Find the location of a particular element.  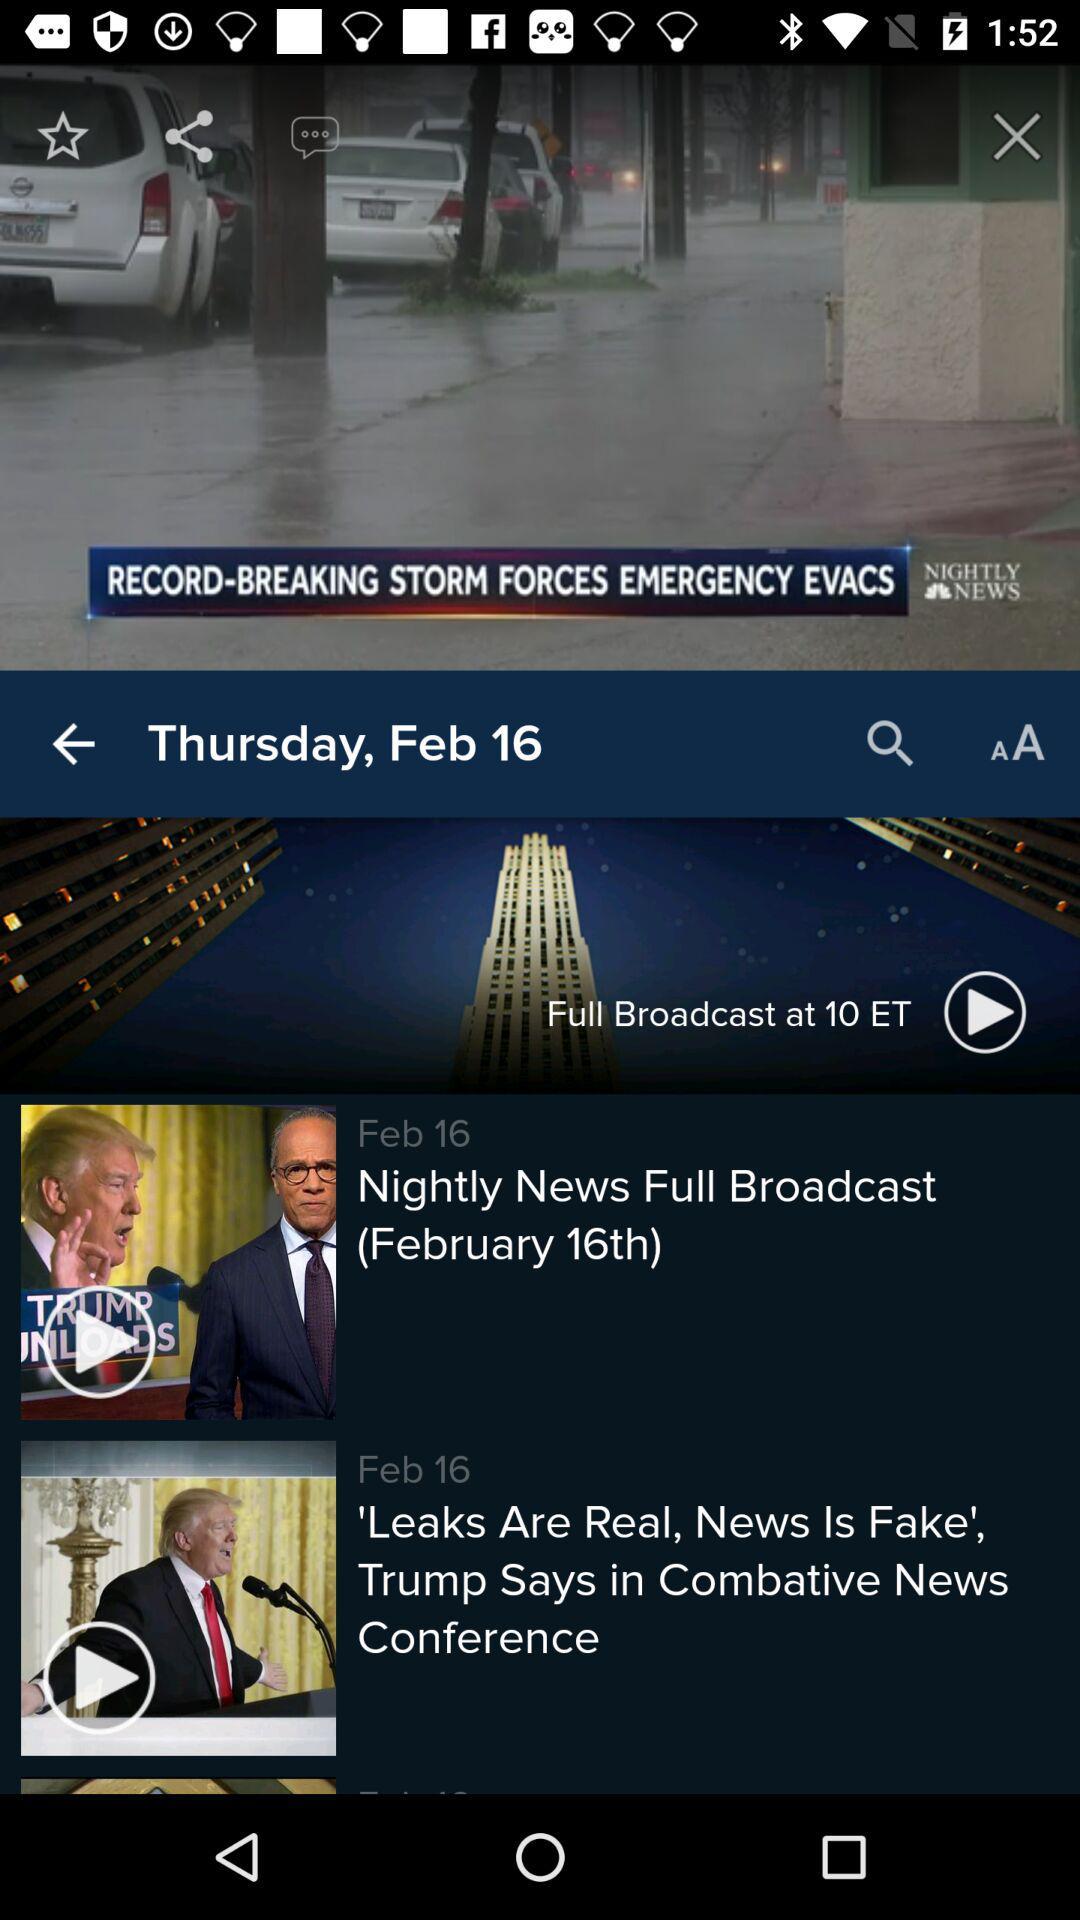

the thursday, feb 16 icon is located at coordinates (343, 743).